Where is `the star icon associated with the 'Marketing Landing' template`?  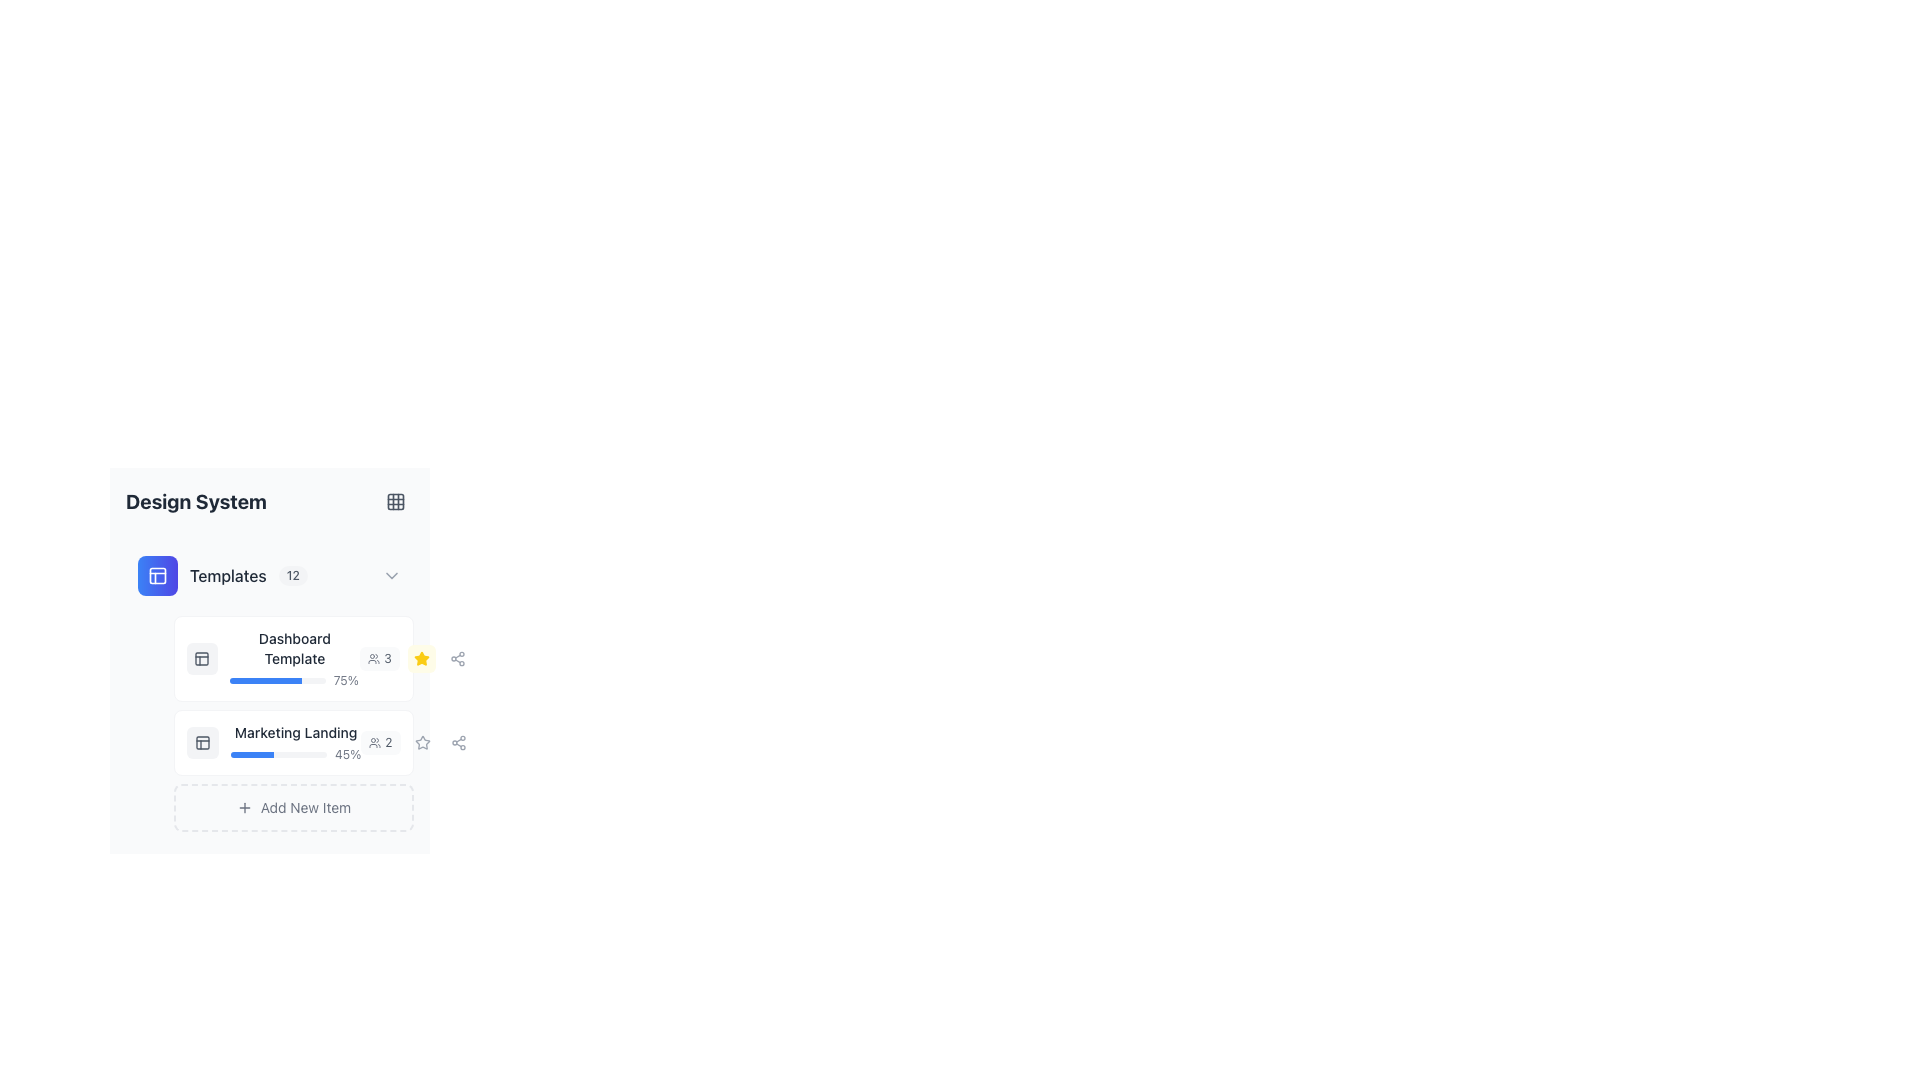 the star icon associated with the 'Marketing Landing' template is located at coordinates (420, 658).